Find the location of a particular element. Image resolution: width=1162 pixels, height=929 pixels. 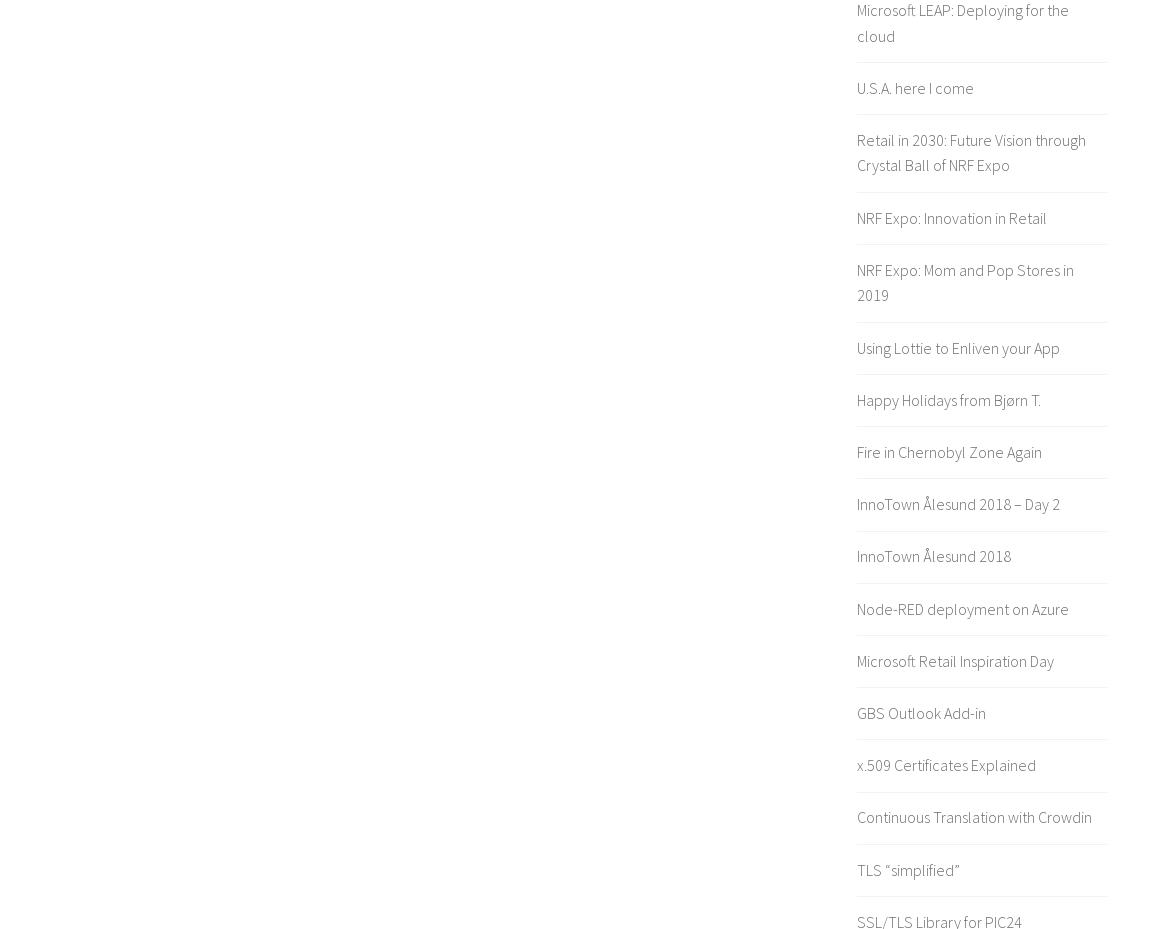

'InnoTown Ålesund 2018 – Day 2' is located at coordinates (856, 503).